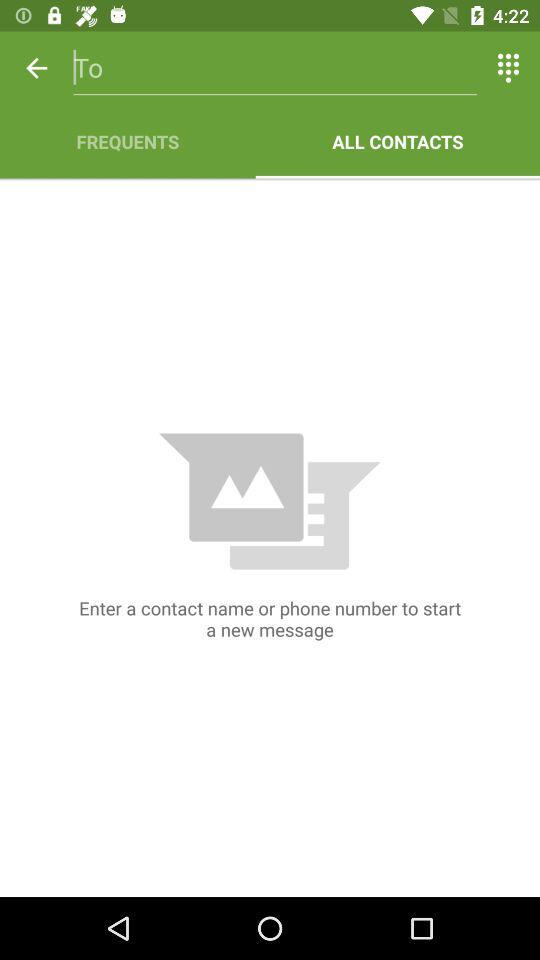 The image size is (540, 960). I want to click on the item above frequents app, so click(36, 68).